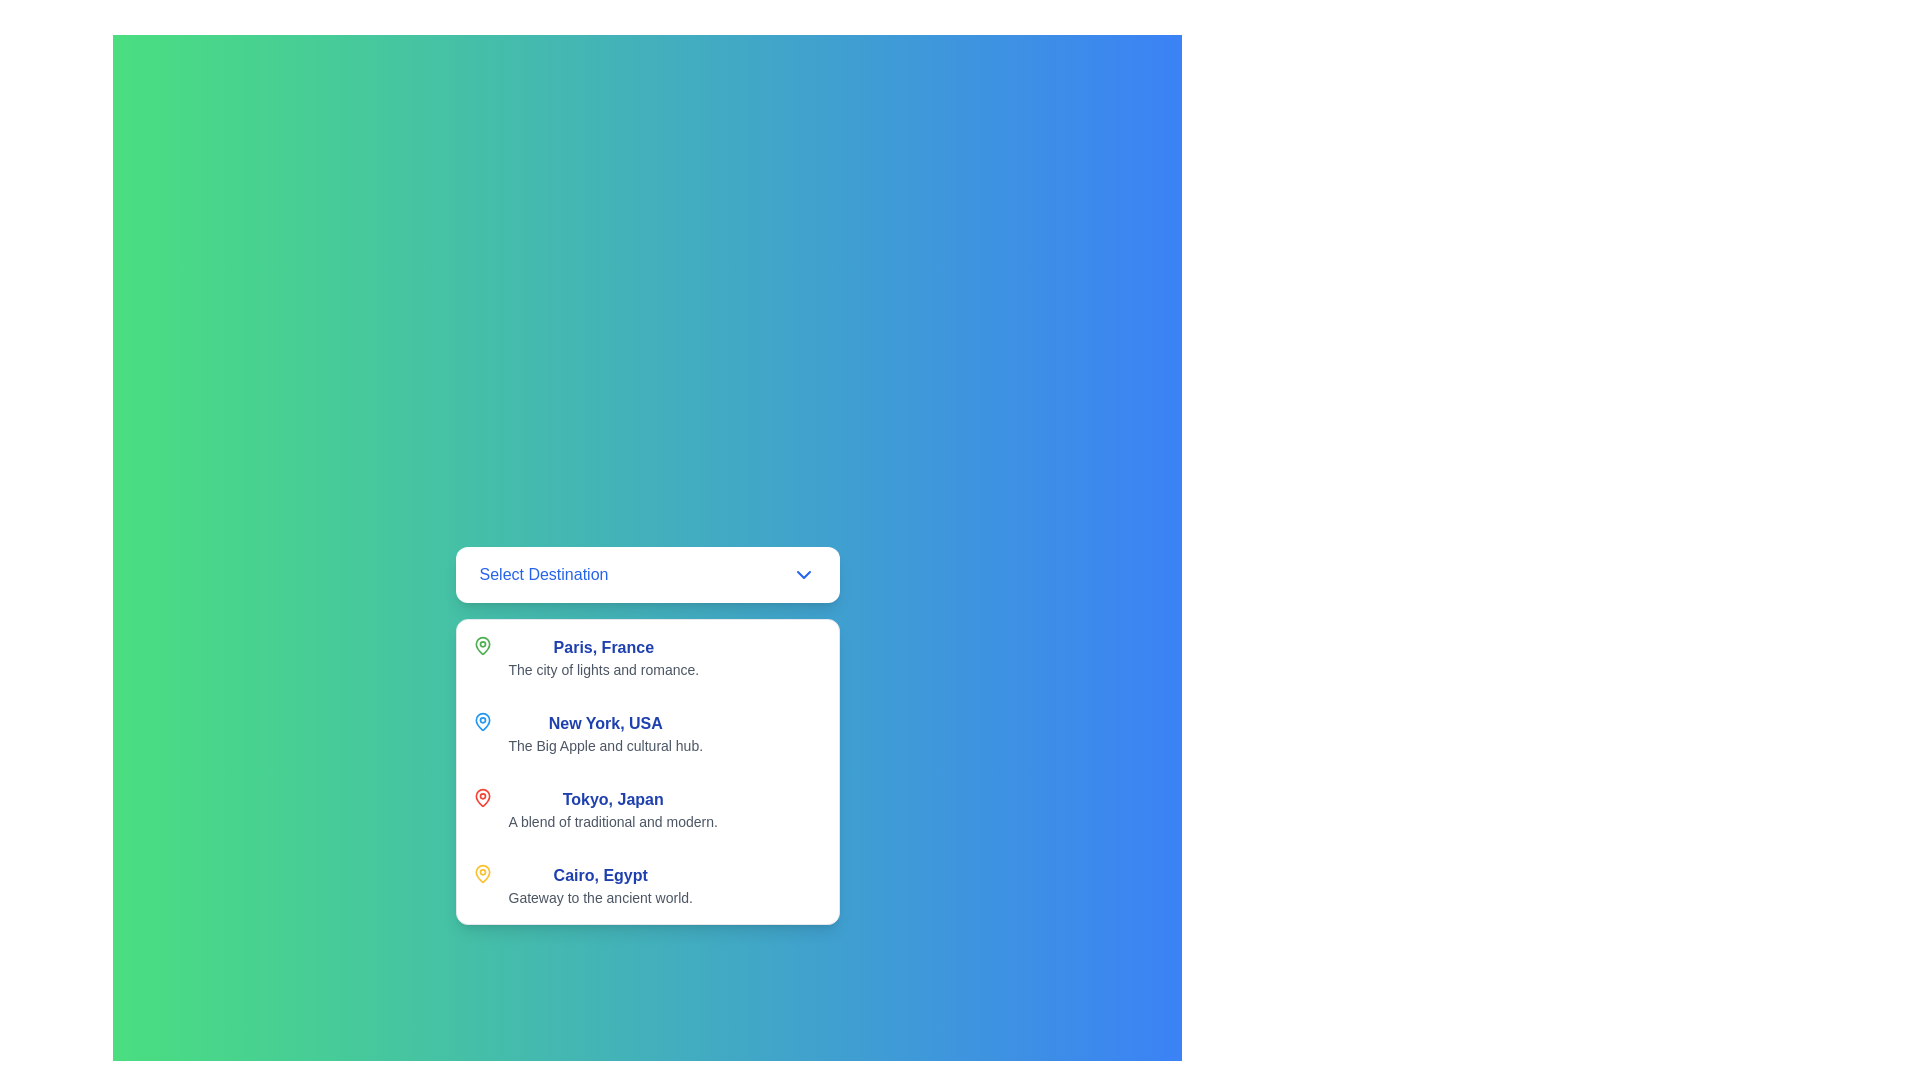  I want to click on the selectable list item displaying 'New York, USA', so click(647, 733).